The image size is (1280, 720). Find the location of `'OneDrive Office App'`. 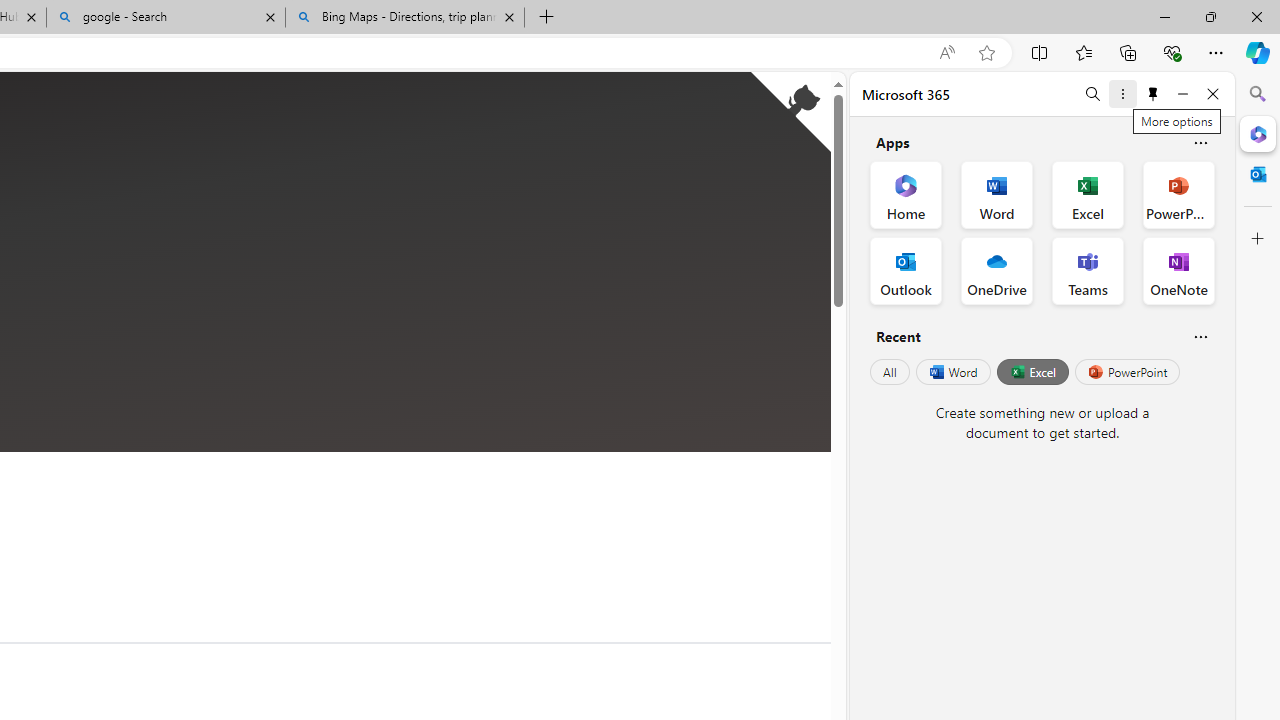

'OneDrive Office App' is located at coordinates (997, 271).